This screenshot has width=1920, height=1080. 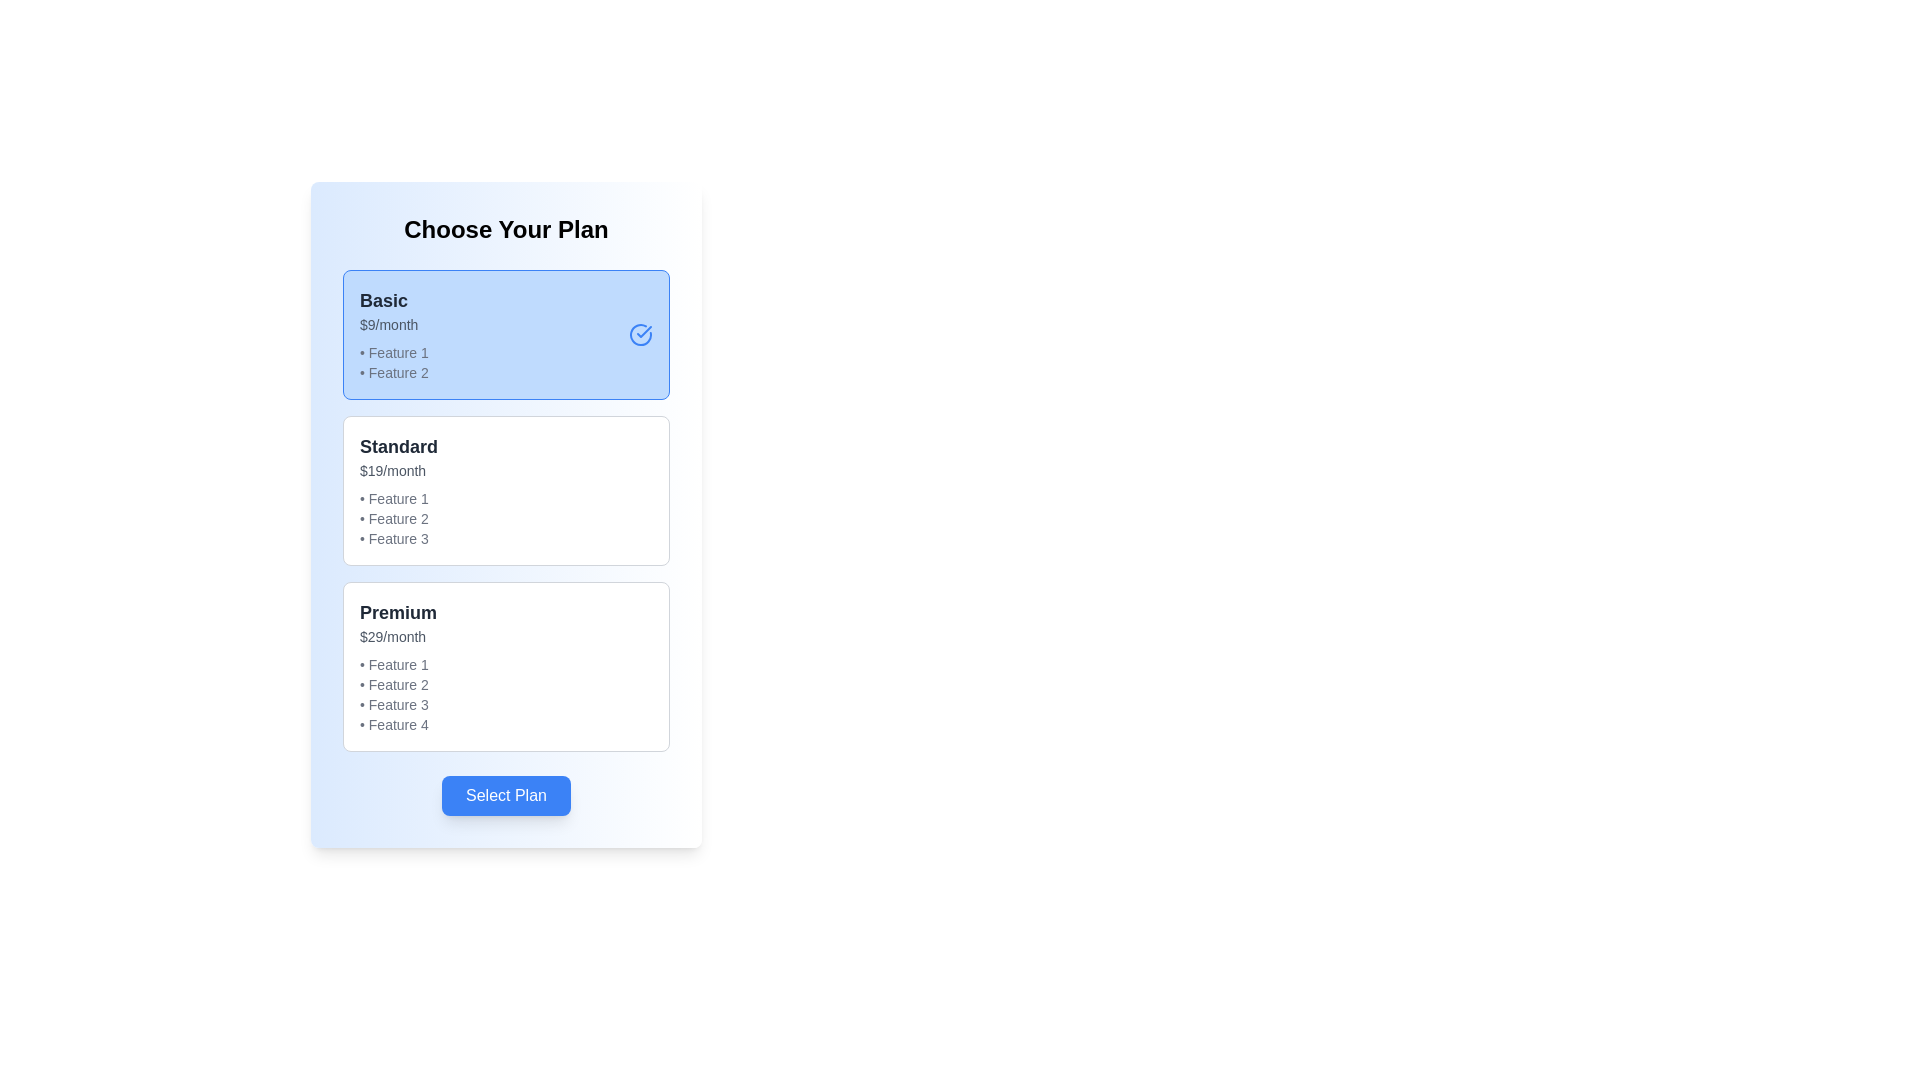 What do you see at coordinates (506, 490) in the screenshot?
I see `the 'Standard' pricing plan card, which is a rectangular card with a white background and light gray border, located centrally in the pricing section below the 'Basic' card and above the 'Premium' card` at bounding box center [506, 490].